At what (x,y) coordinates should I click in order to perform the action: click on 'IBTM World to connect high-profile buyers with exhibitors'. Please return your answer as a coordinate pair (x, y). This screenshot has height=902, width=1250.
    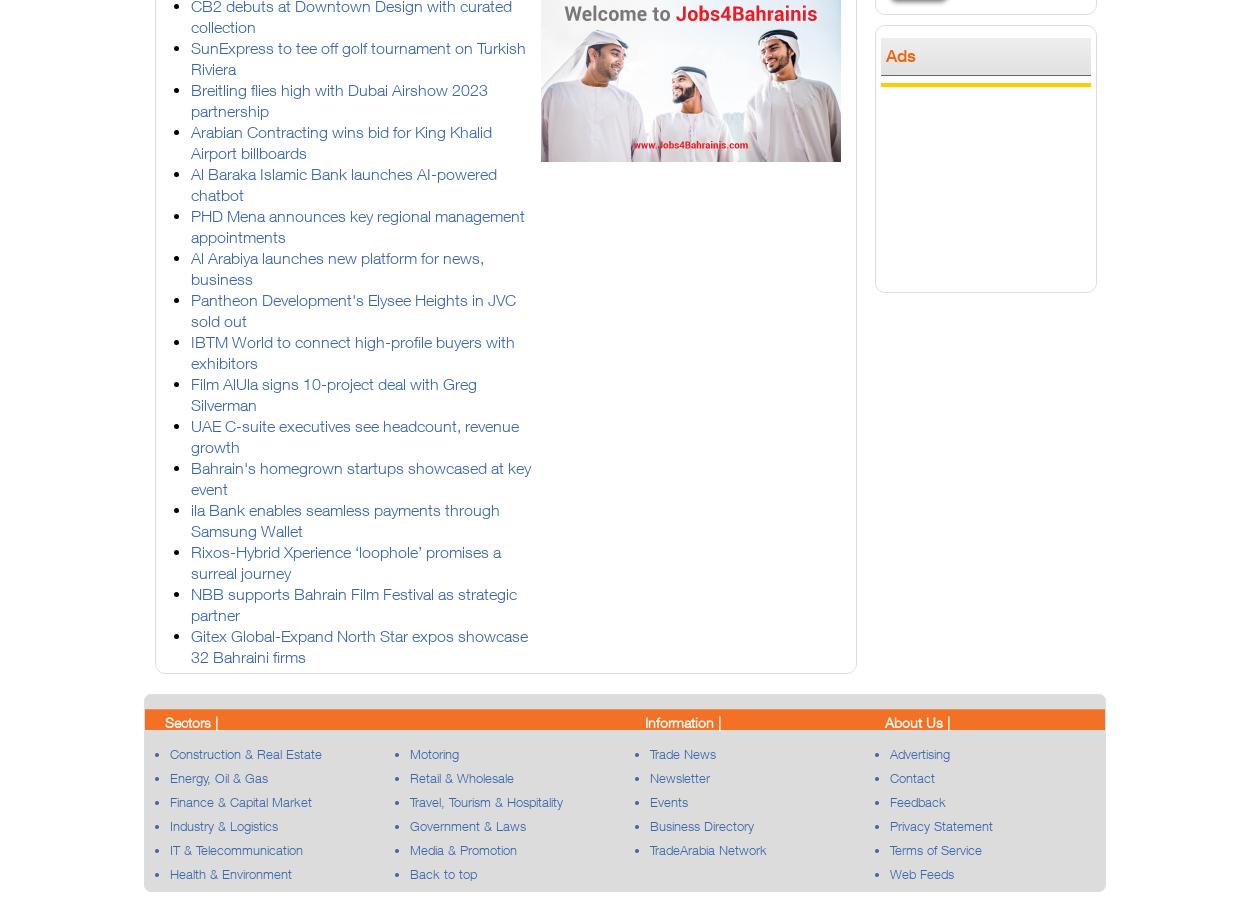
    Looking at the image, I should click on (190, 351).